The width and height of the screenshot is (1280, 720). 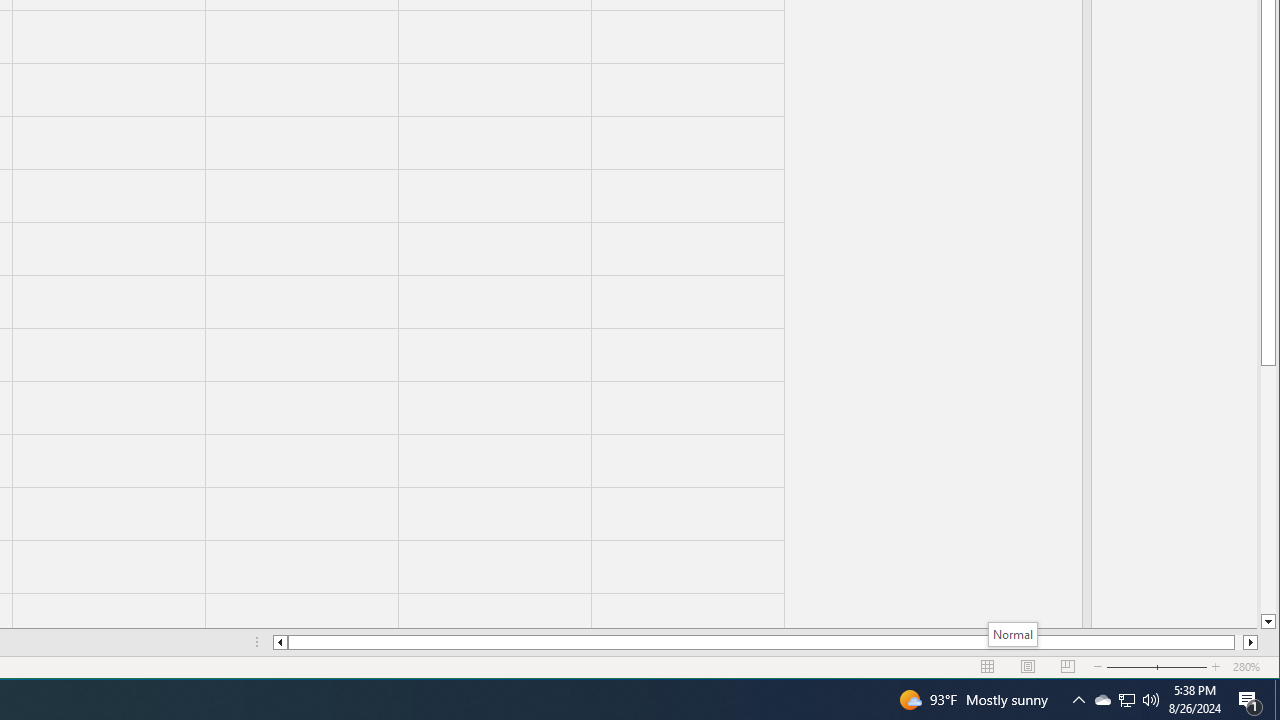 I want to click on 'Class: NetUIScrollBar', so click(x=764, y=642).